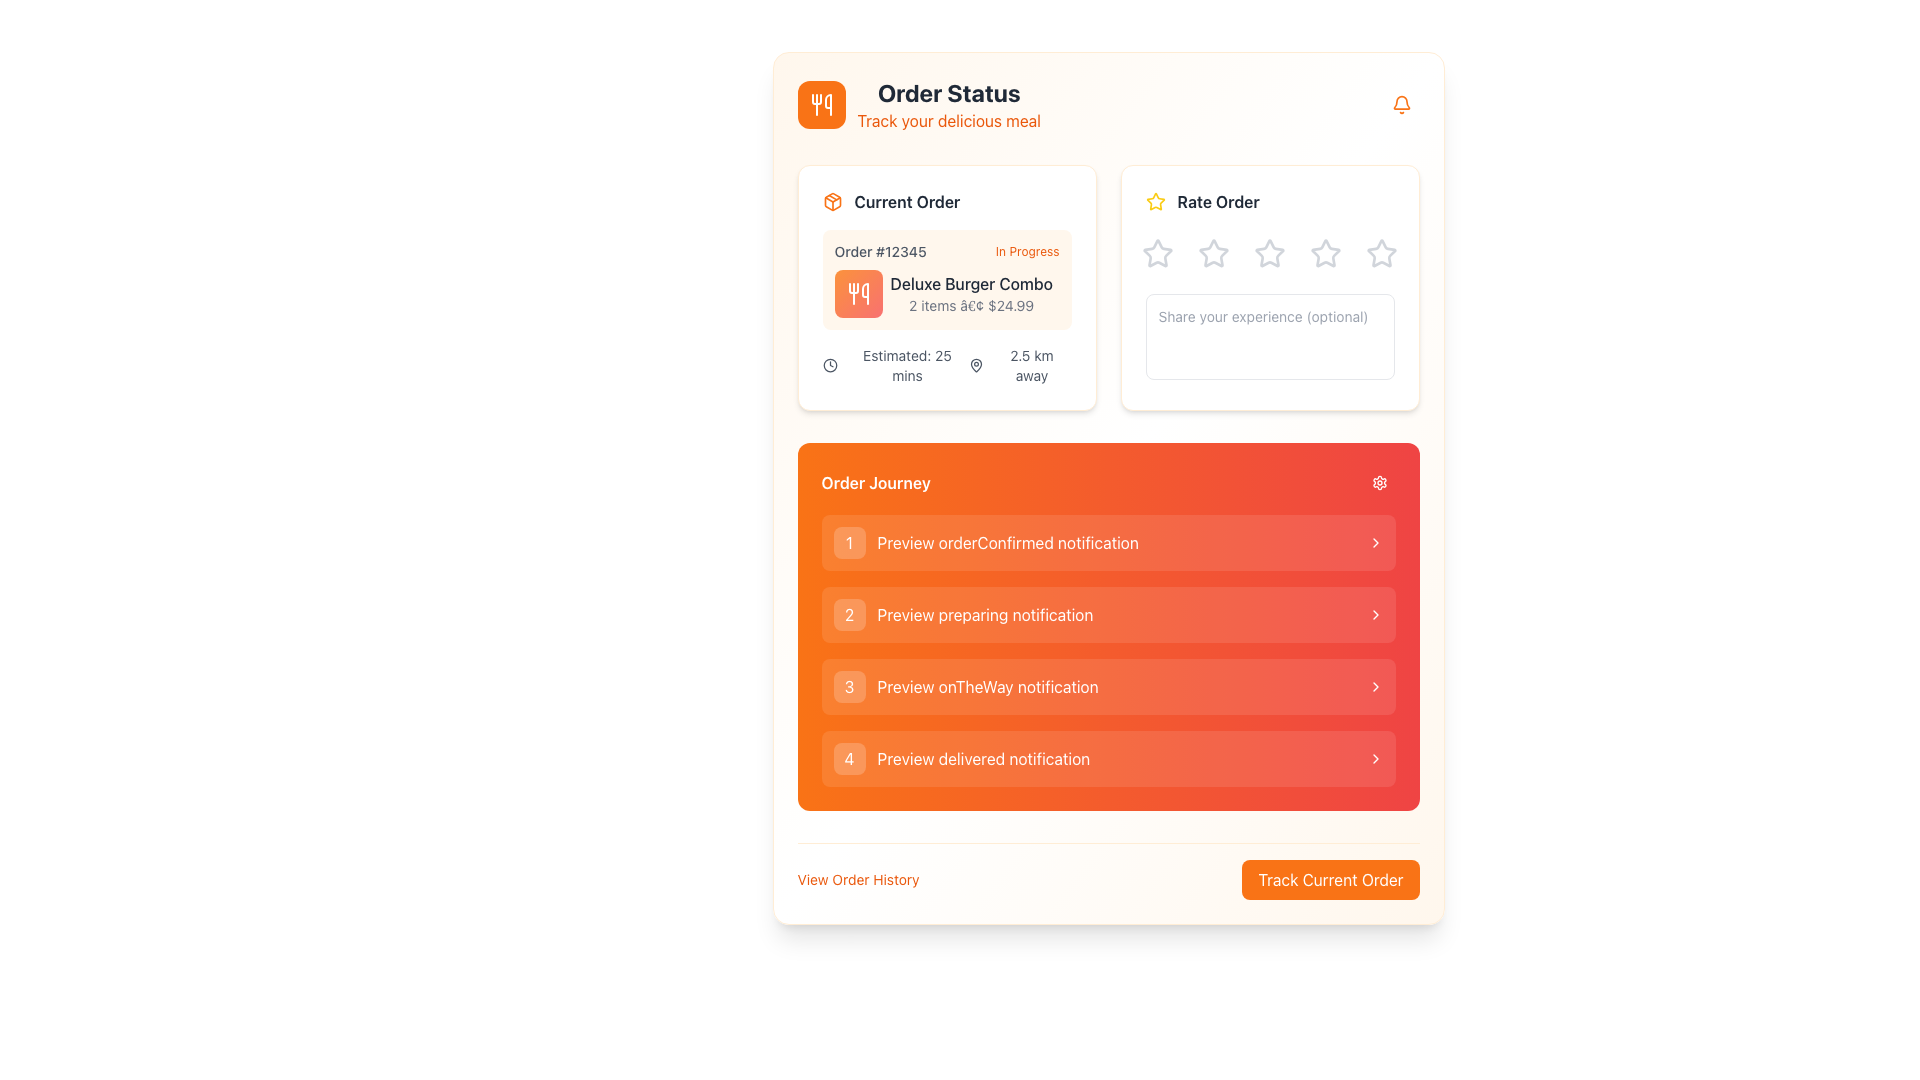 The image size is (1920, 1080). What do you see at coordinates (1269, 253) in the screenshot?
I see `the second hollow star icon in the rating section` at bounding box center [1269, 253].